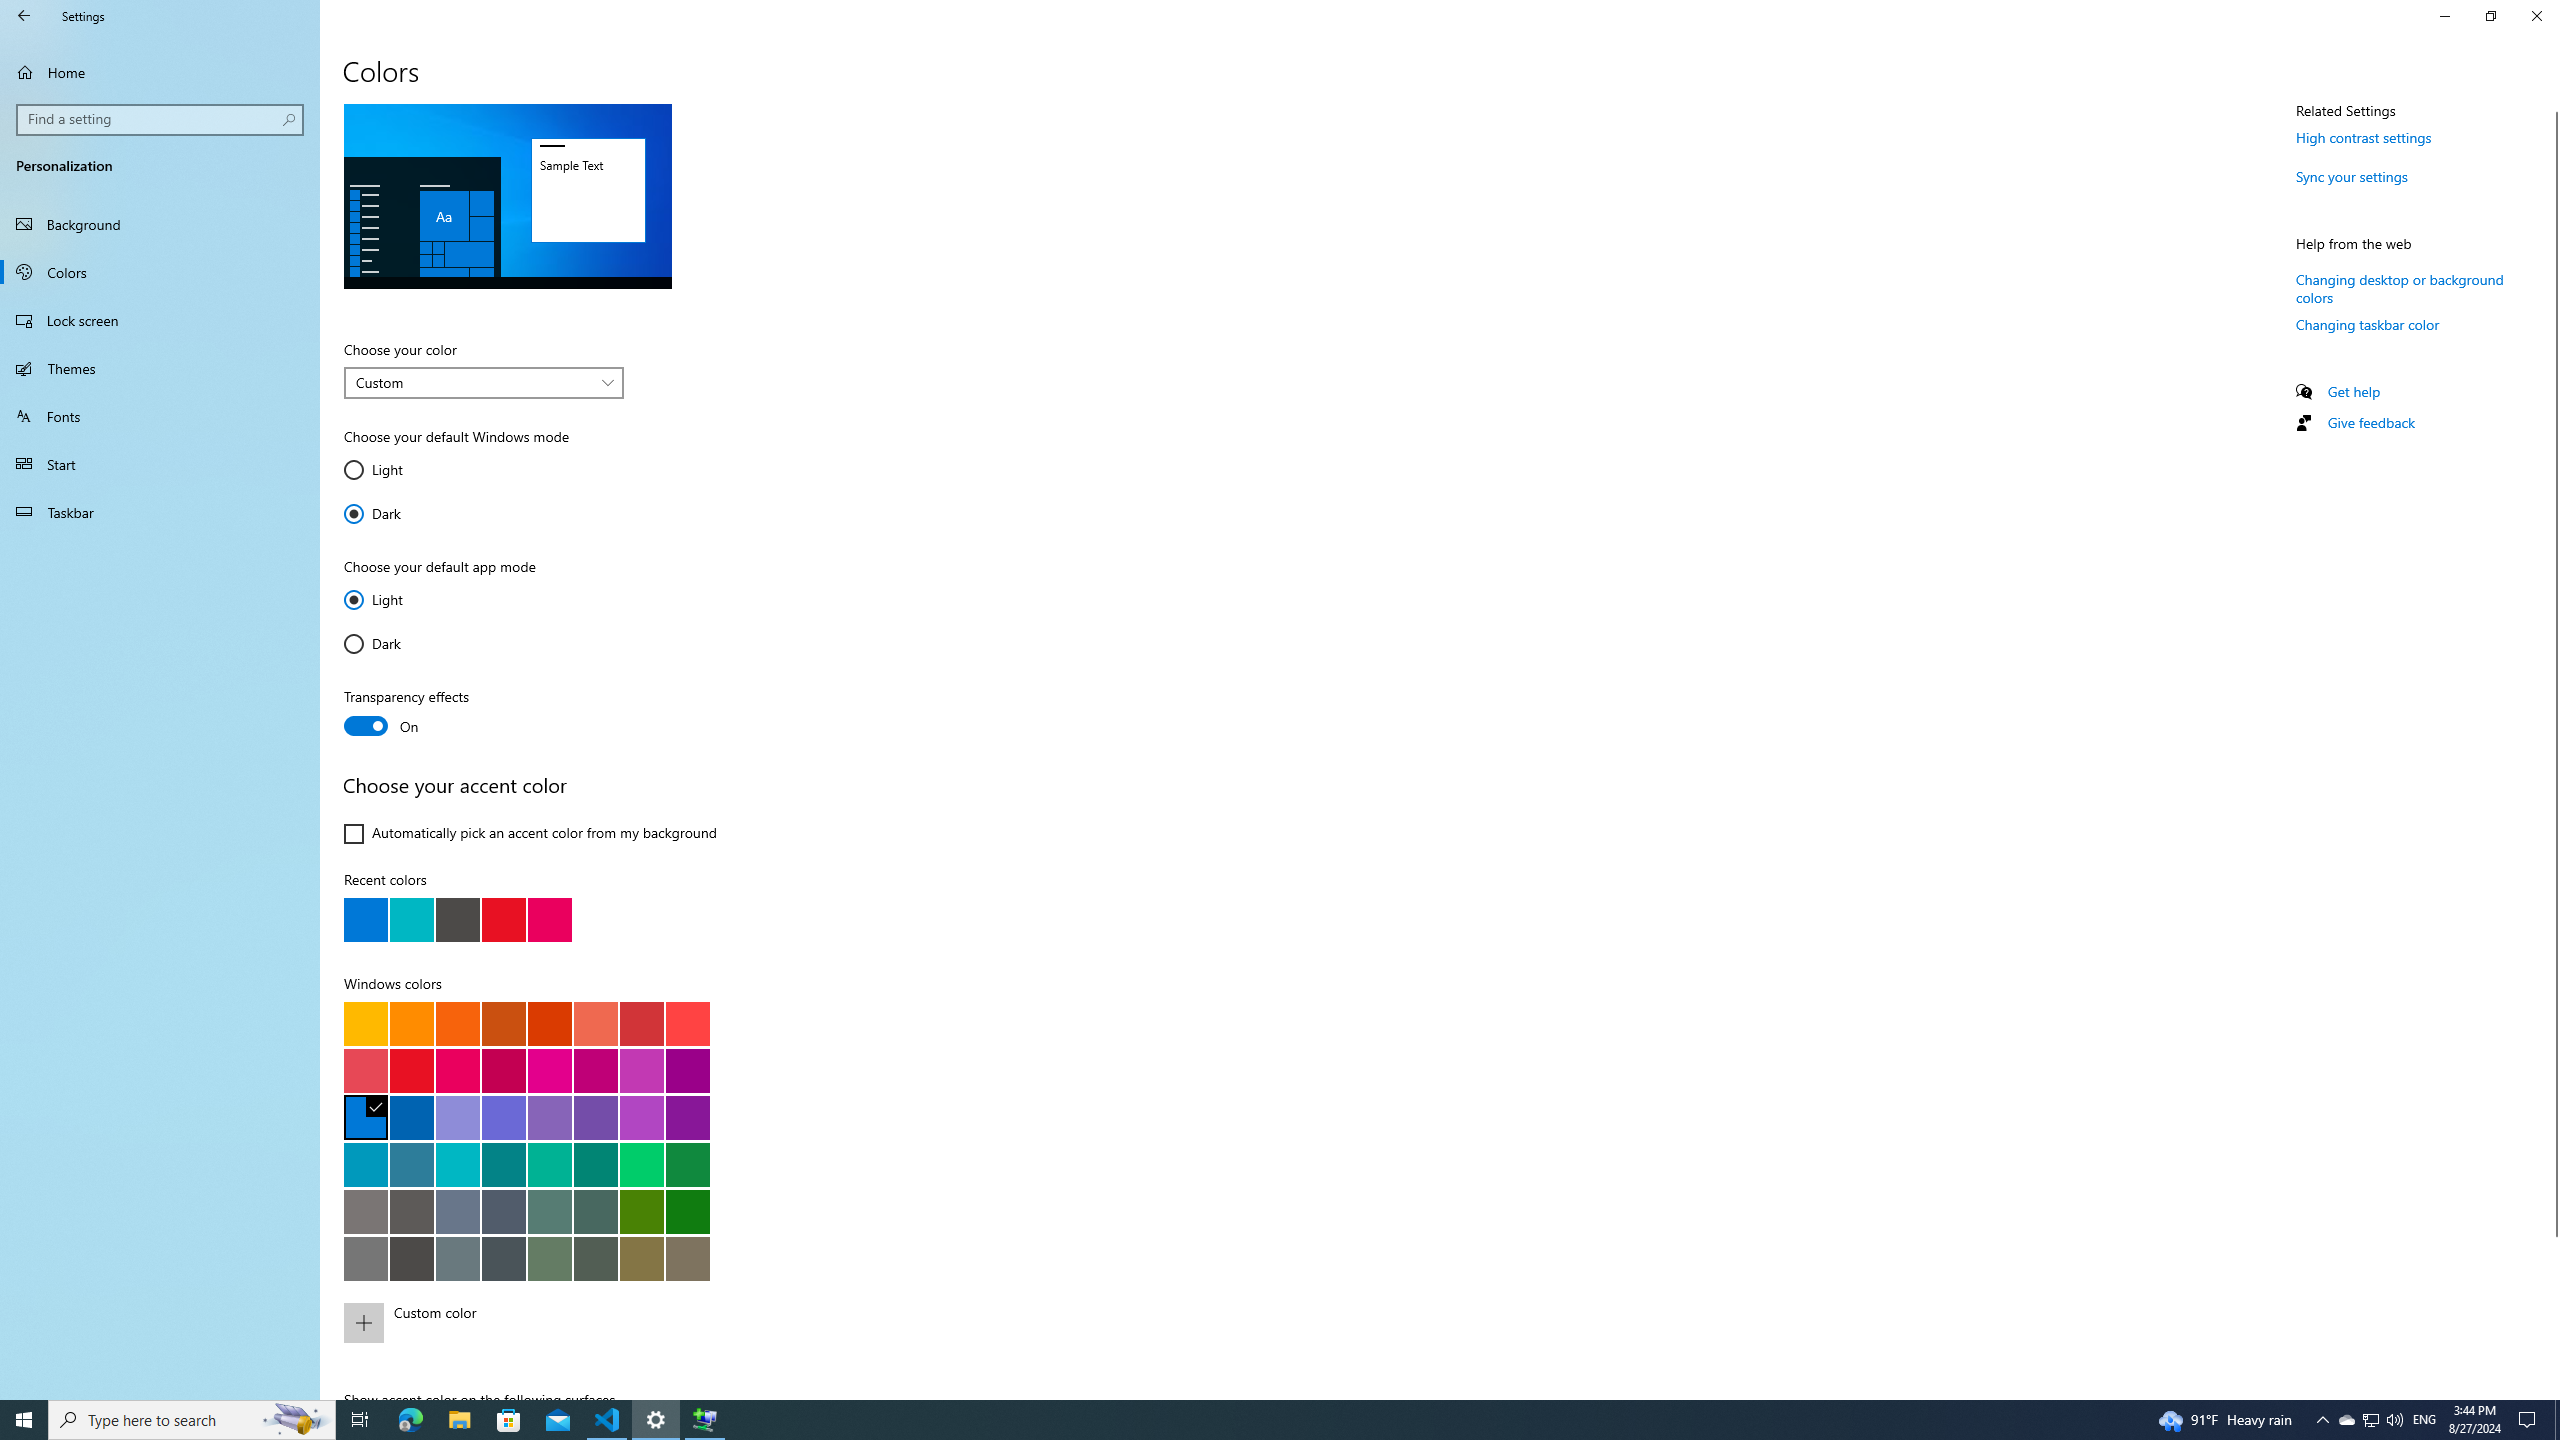 This screenshot has width=2560, height=1440. Describe the element at coordinates (595, 1164) in the screenshot. I see `'Mint dark'` at that location.